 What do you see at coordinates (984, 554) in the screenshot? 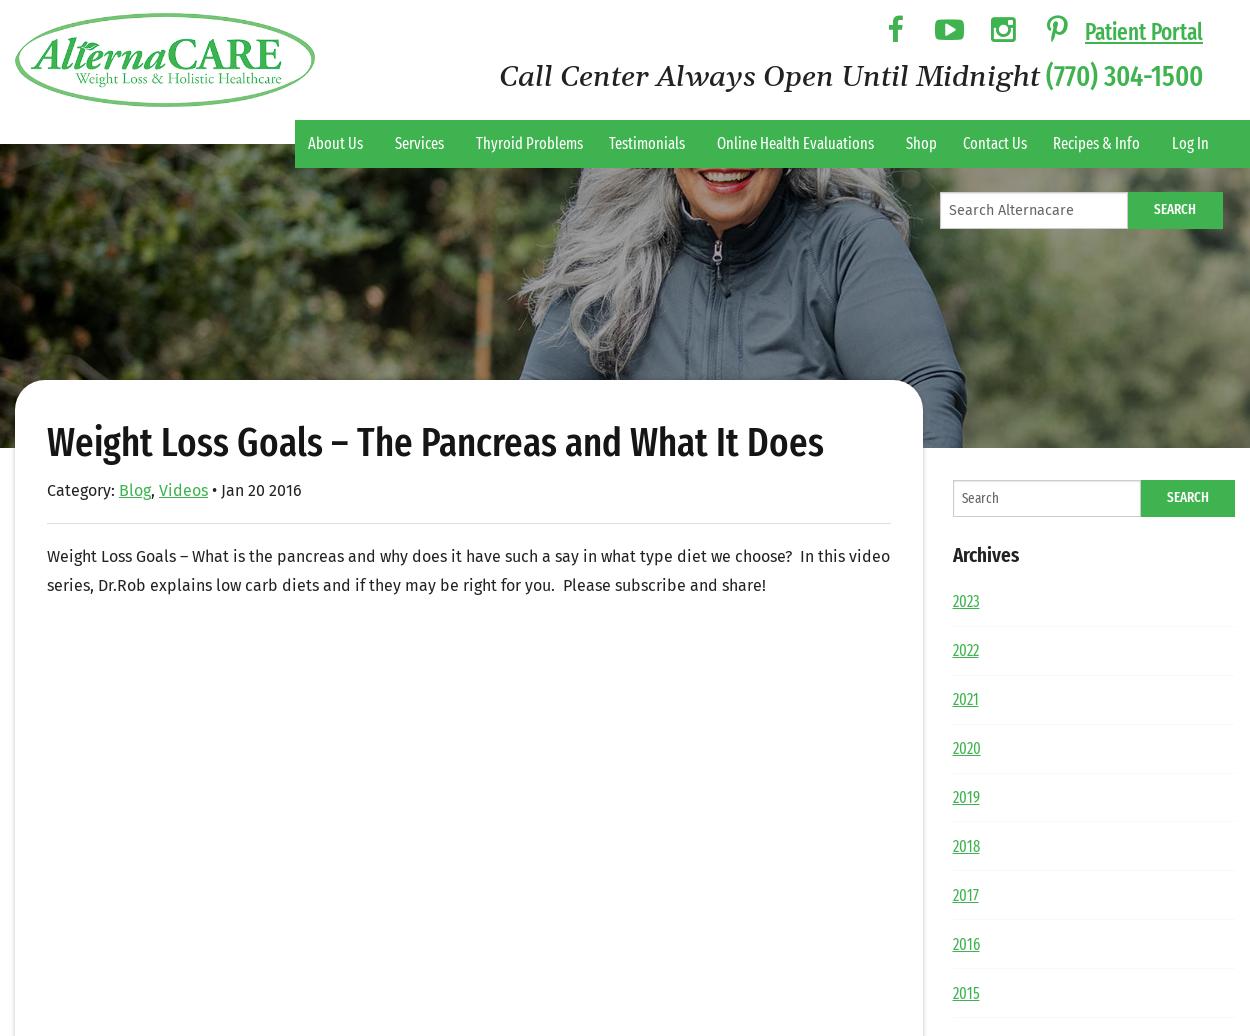
I see `'Archives'` at bounding box center [984, 554].